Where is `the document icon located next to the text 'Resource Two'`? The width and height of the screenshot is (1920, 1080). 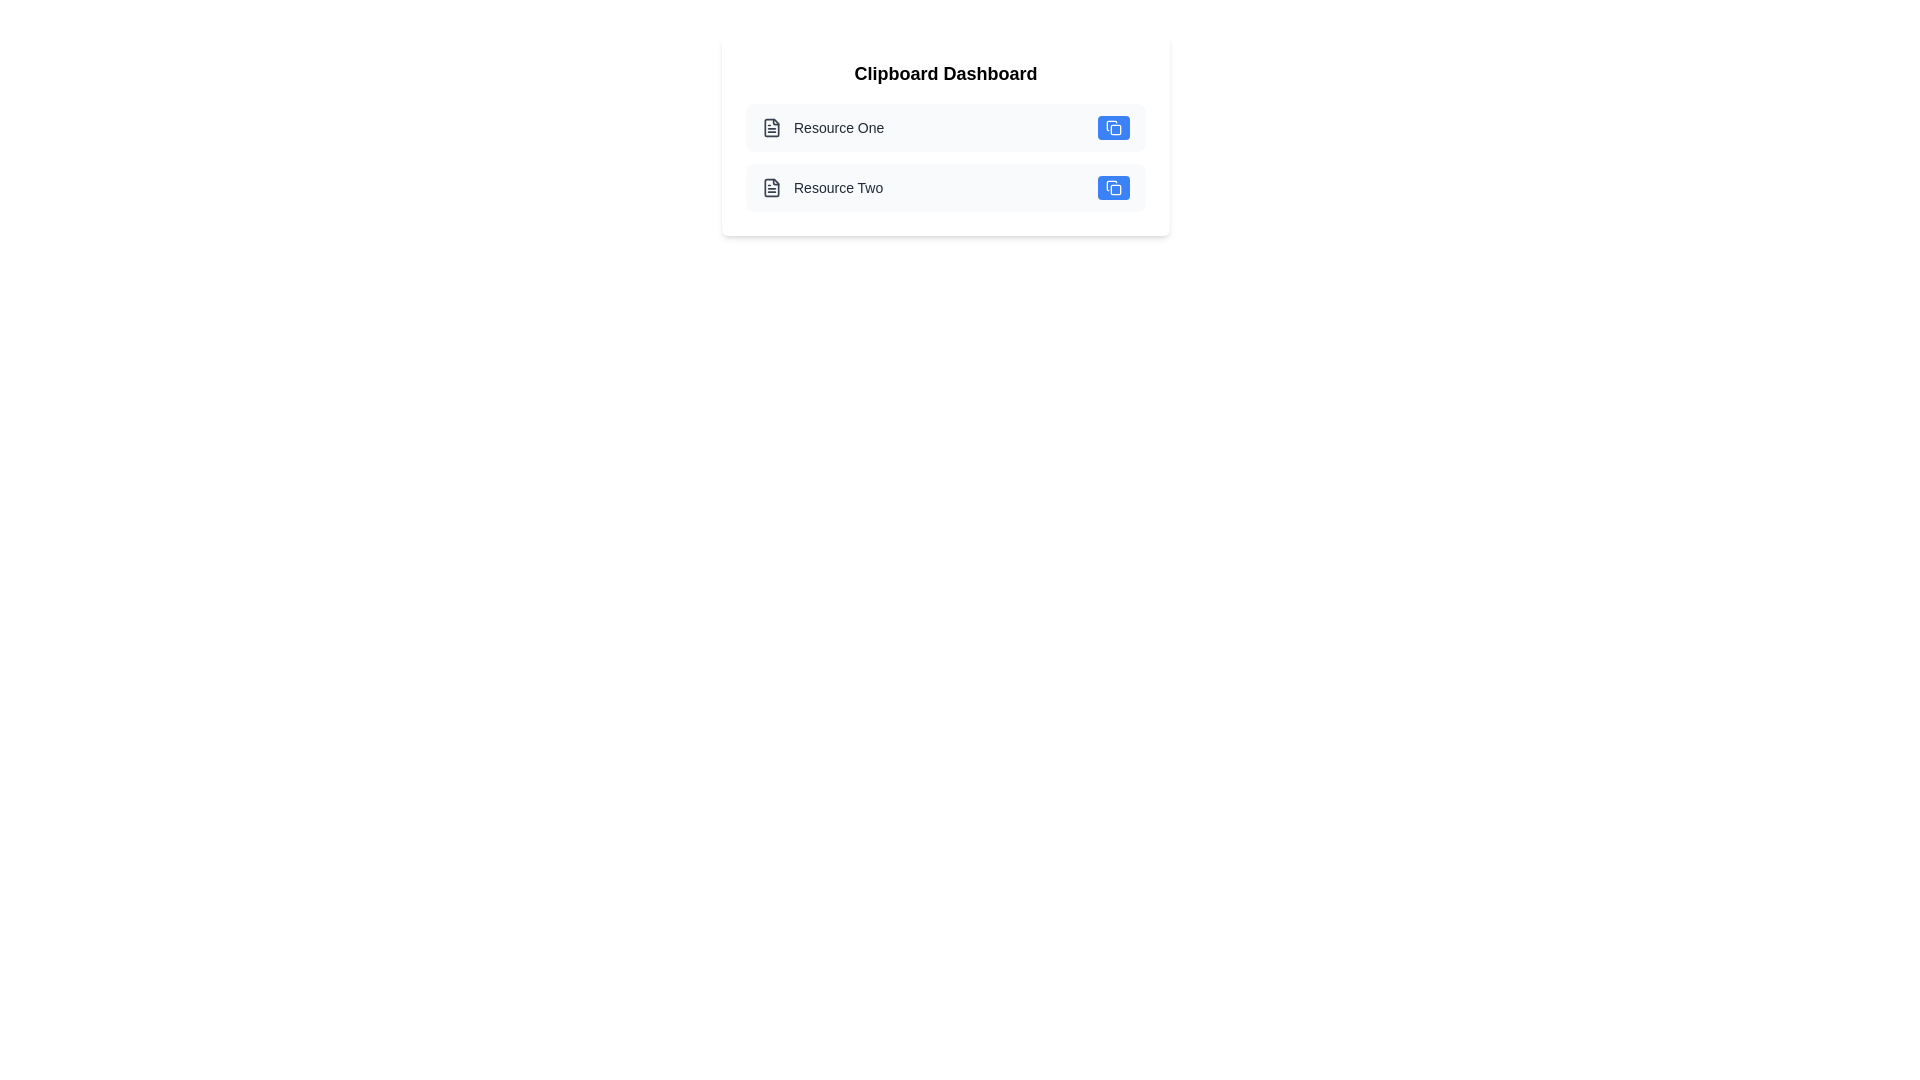
the document icon located next to the text 'Resource Two' is located at coordinates (771, 188).